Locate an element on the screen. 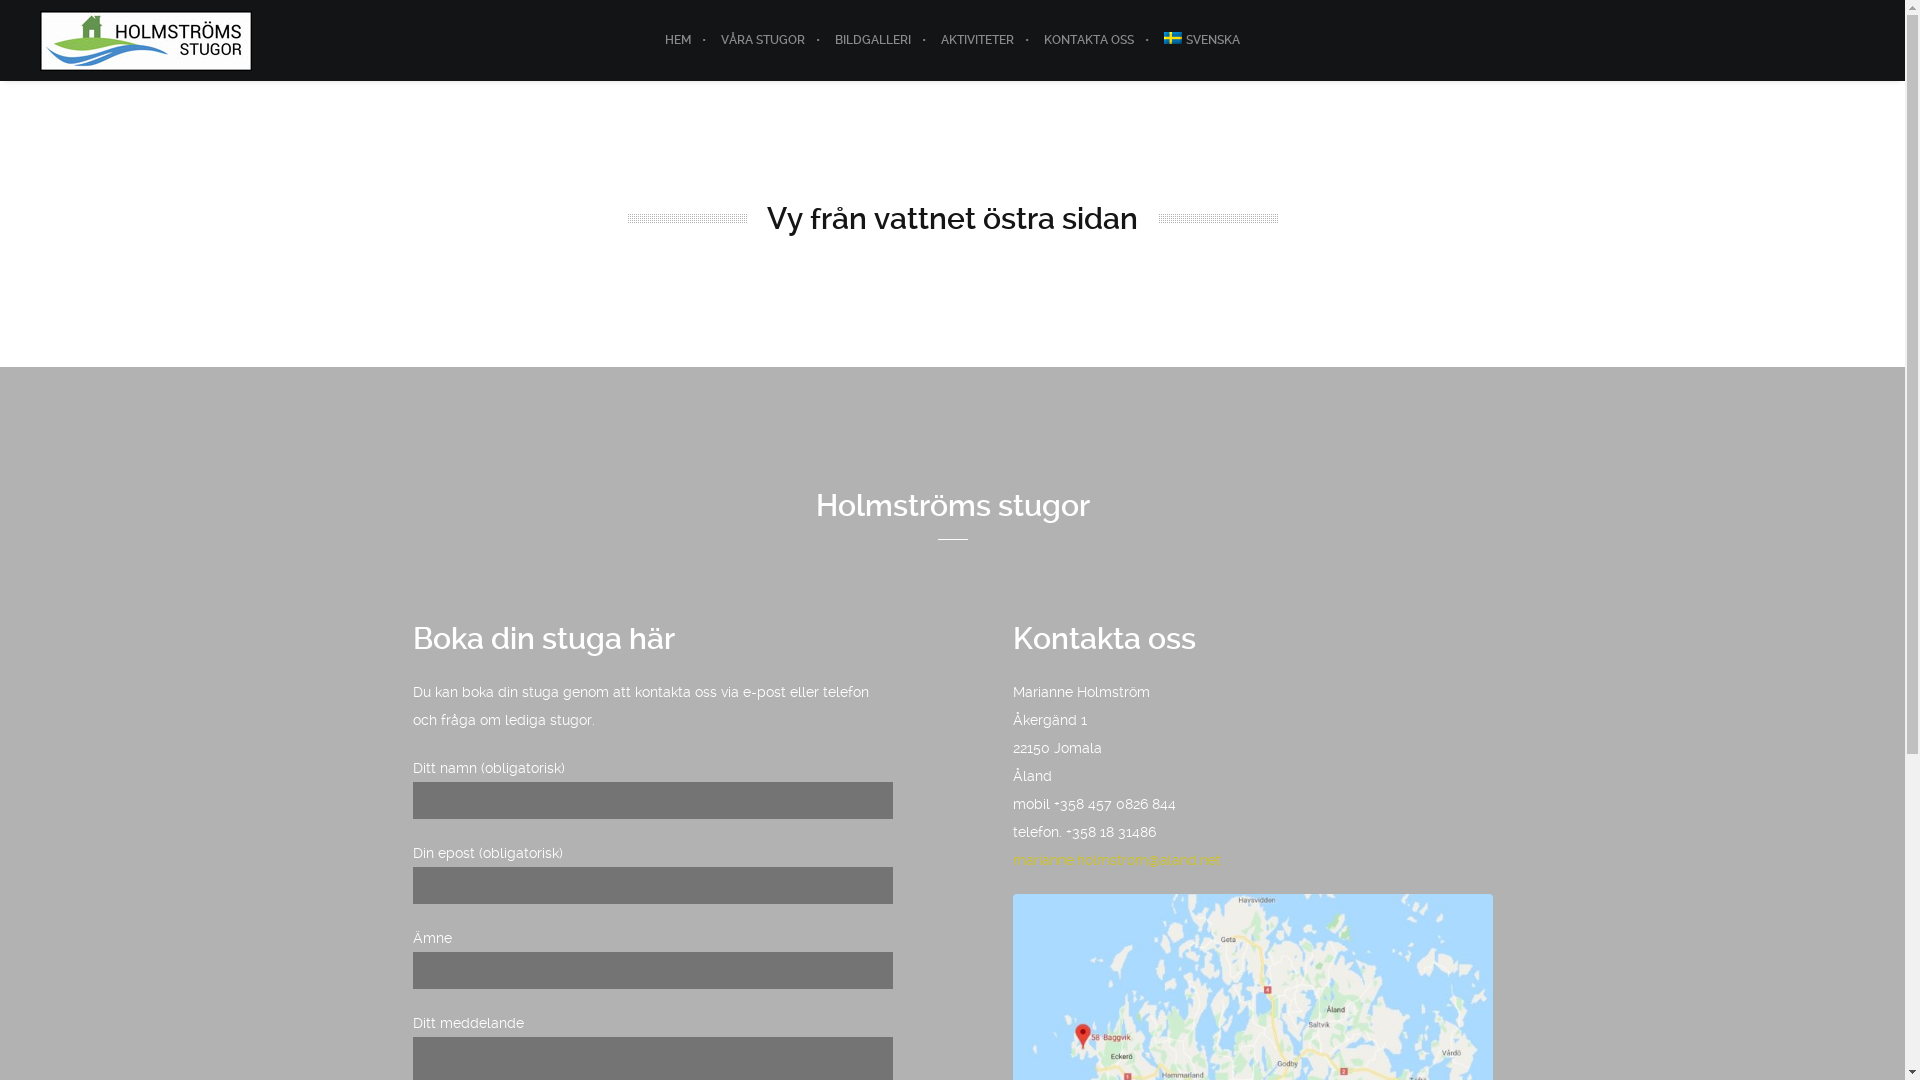  'AKTIVITETER' is located at coordinates (925, 39).